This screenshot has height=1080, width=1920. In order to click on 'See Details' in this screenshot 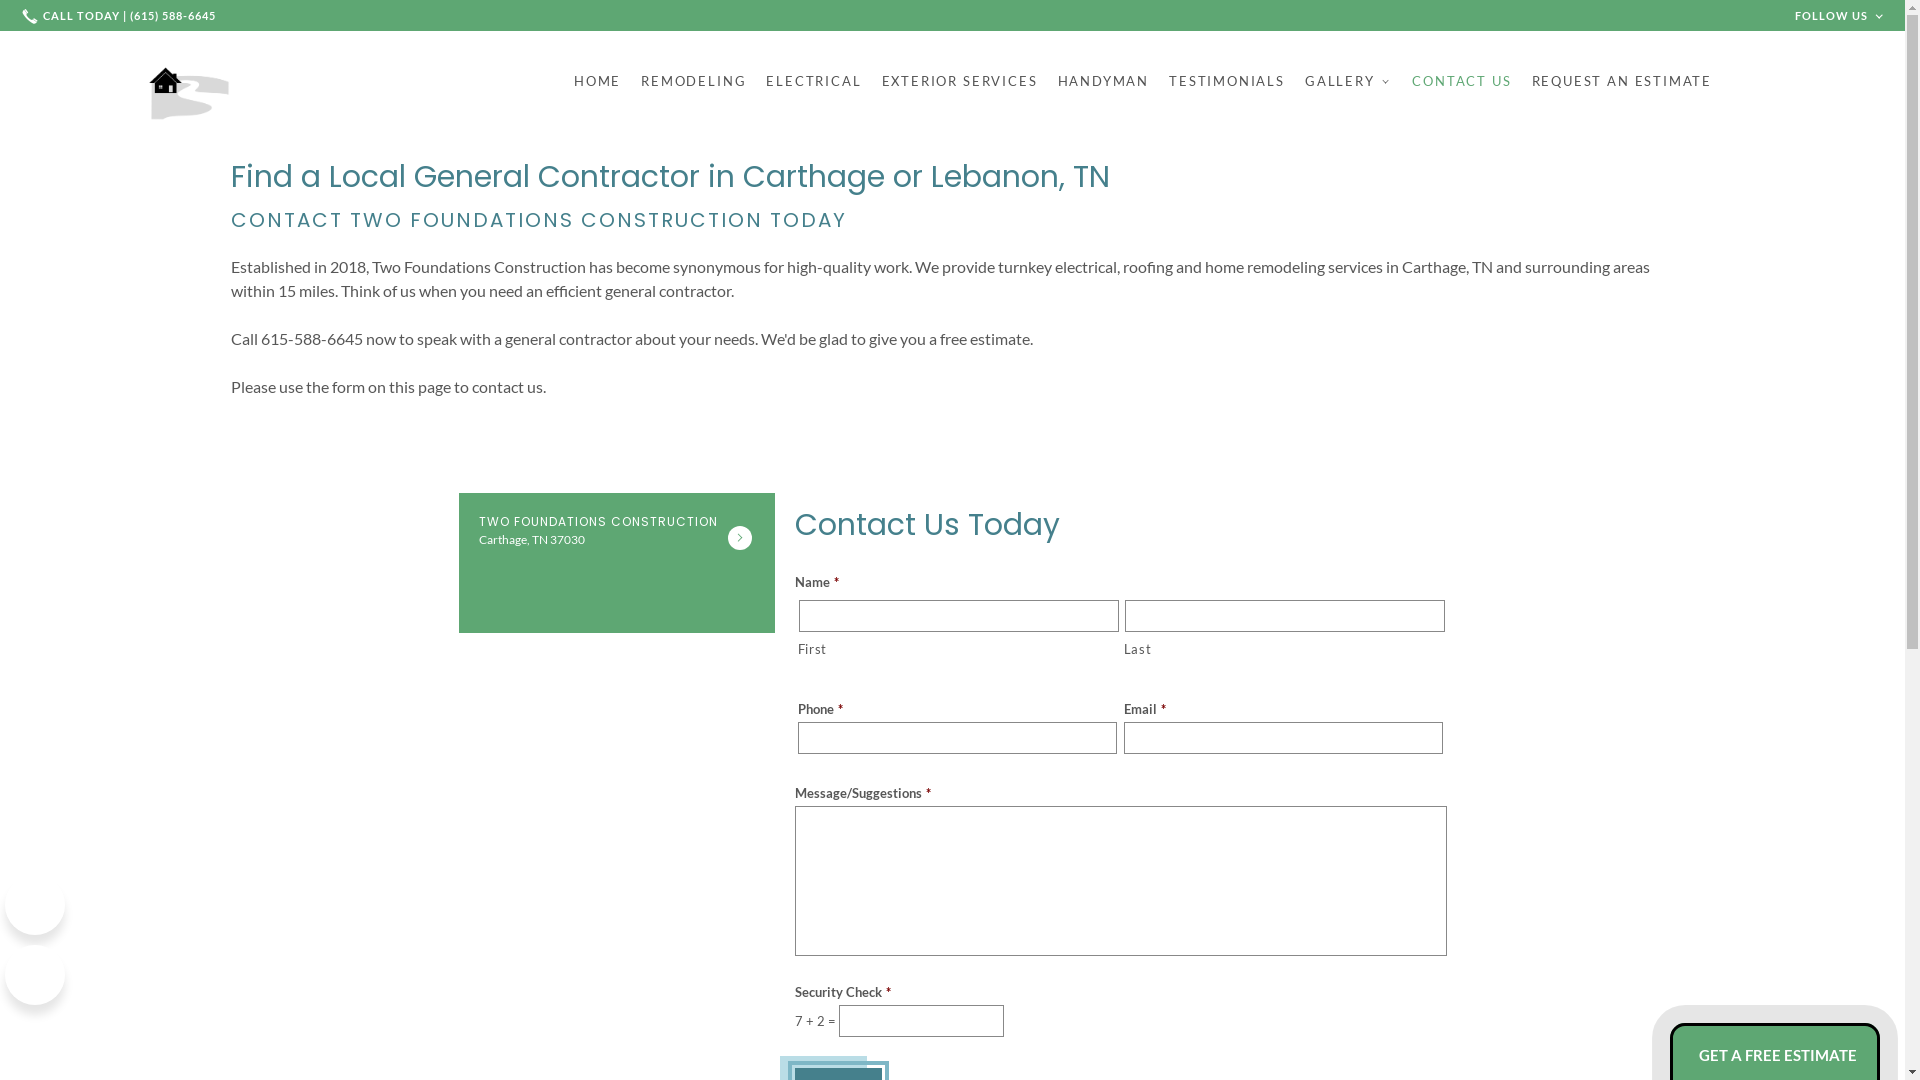, I will do `click(738, 536)`.